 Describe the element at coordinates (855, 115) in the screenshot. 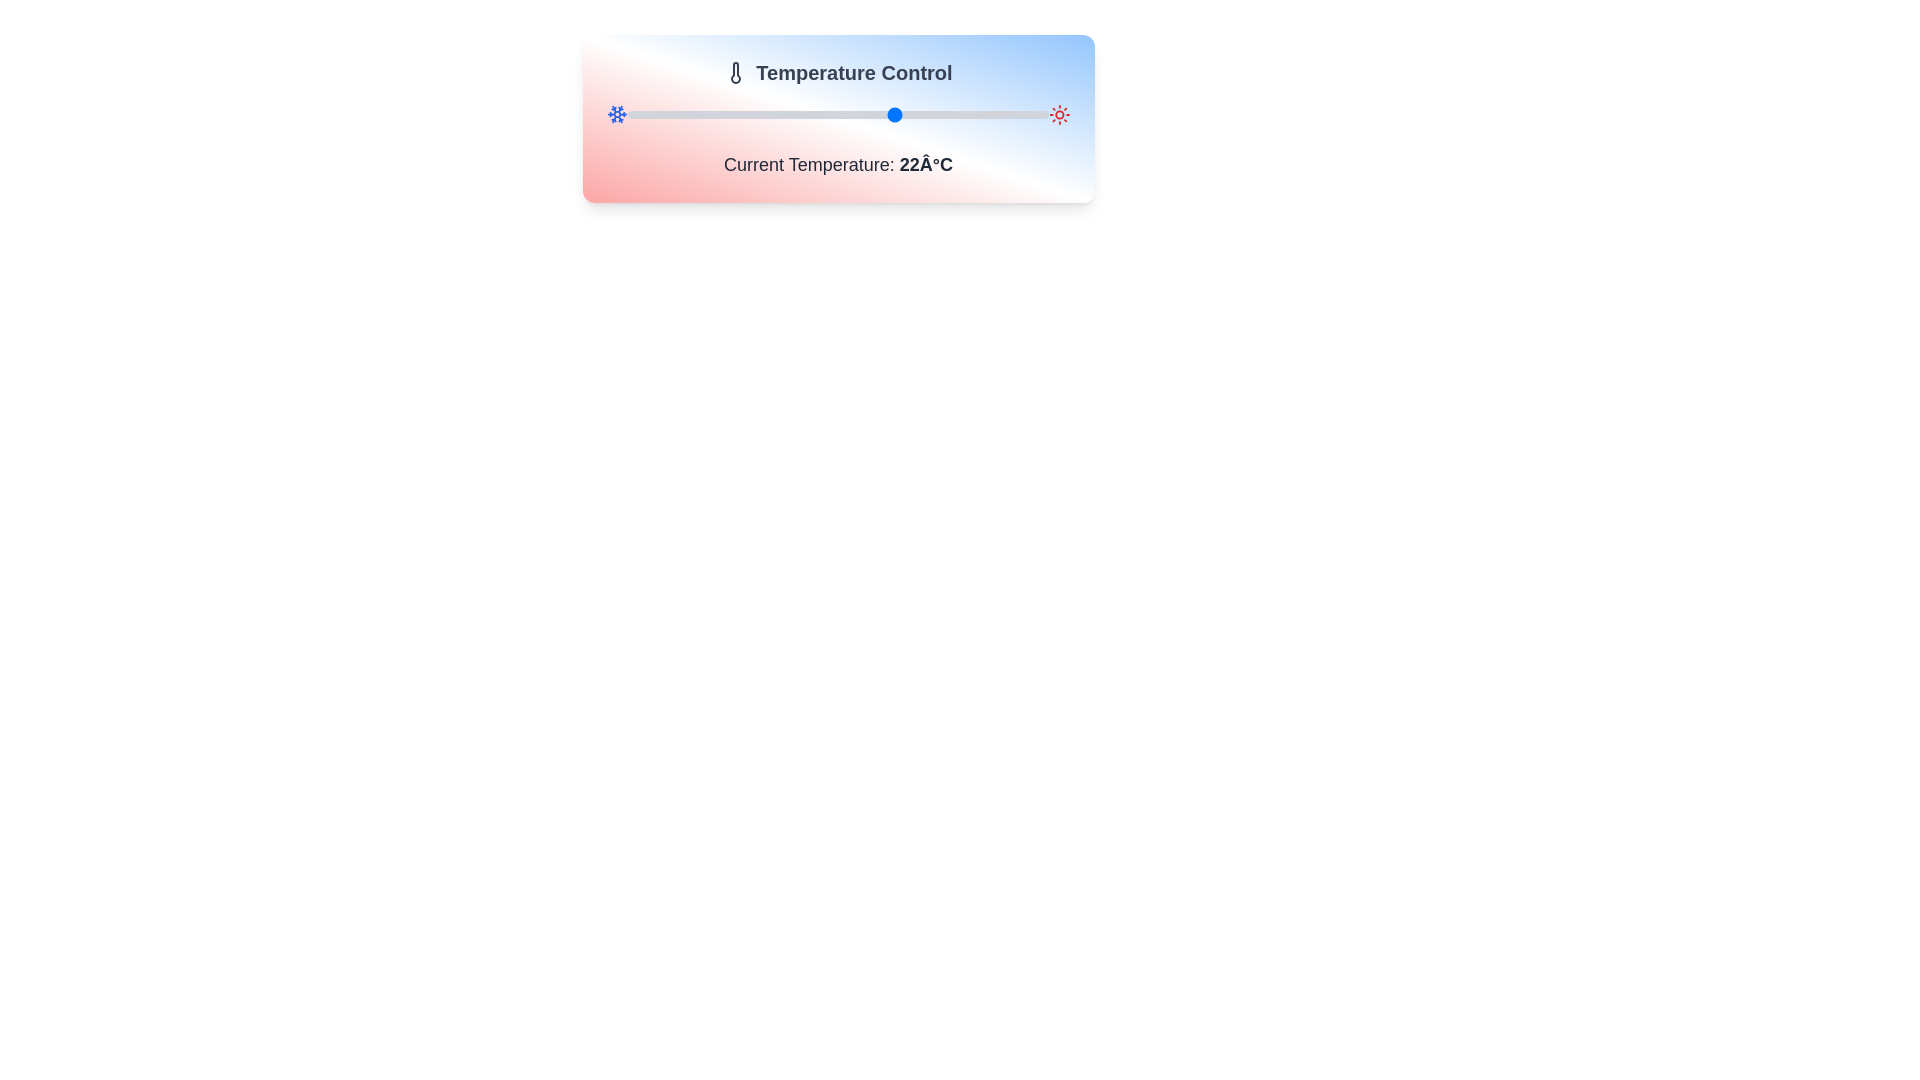

I see `the temperature` at that location.